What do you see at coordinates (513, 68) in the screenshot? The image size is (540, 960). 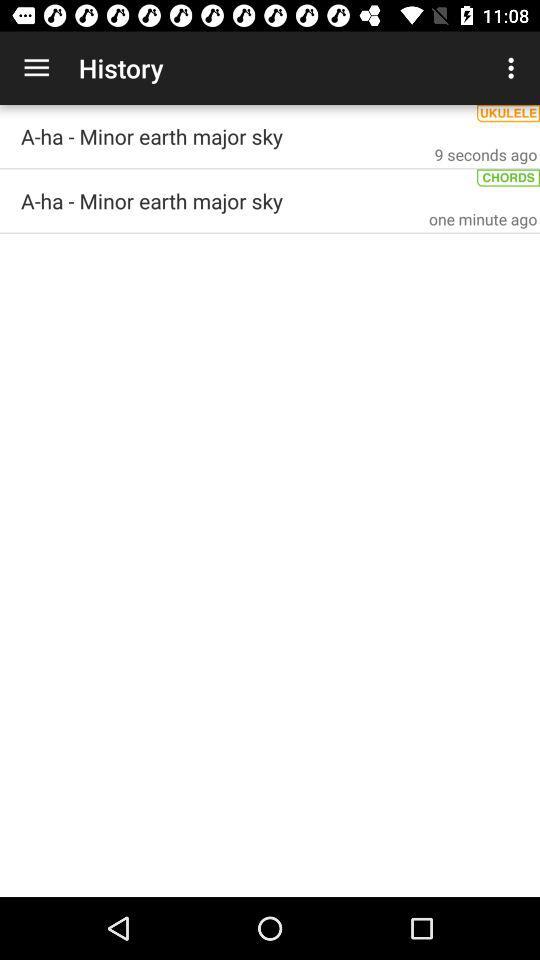 I see `the icon above a ha minor icon` at bounding box center [513, 68].